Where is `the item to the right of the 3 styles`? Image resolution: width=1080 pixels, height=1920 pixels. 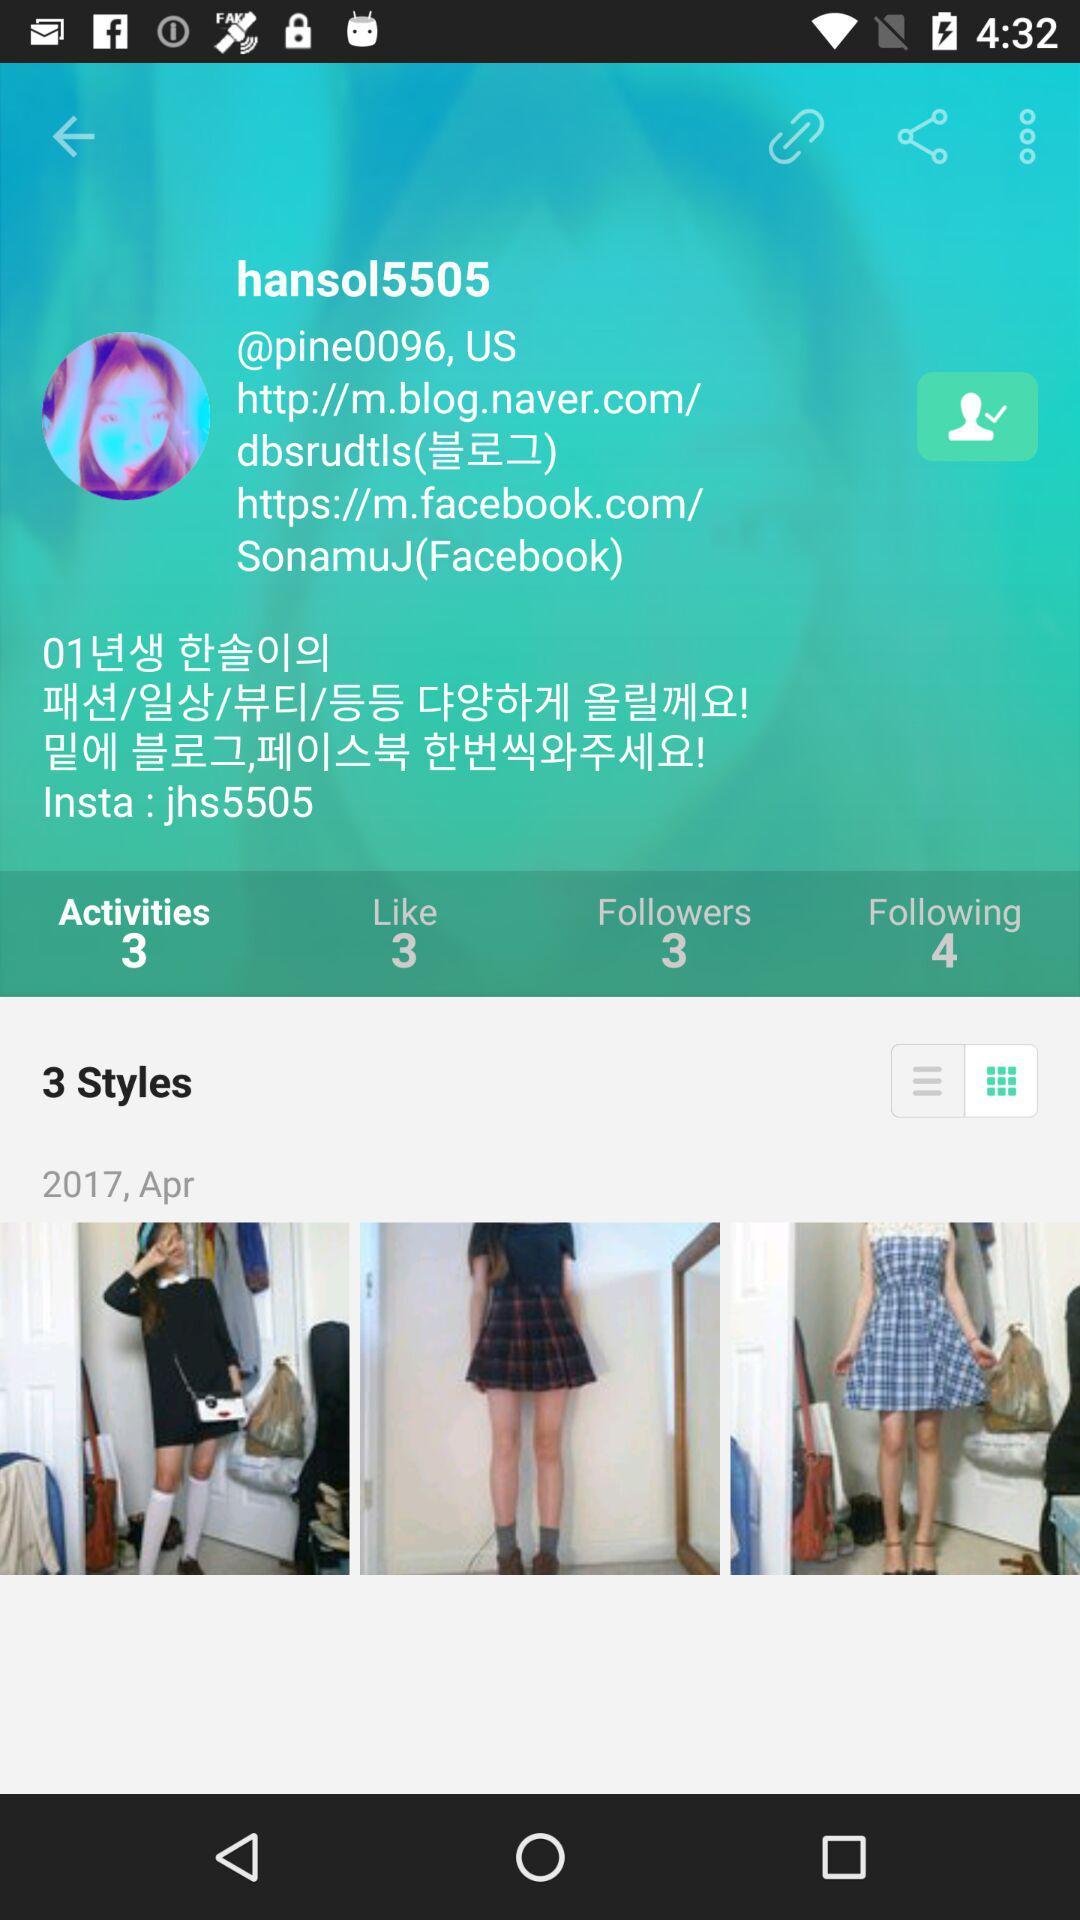
the item to the right of the 3 styles is located at coordinates (927, 1079).